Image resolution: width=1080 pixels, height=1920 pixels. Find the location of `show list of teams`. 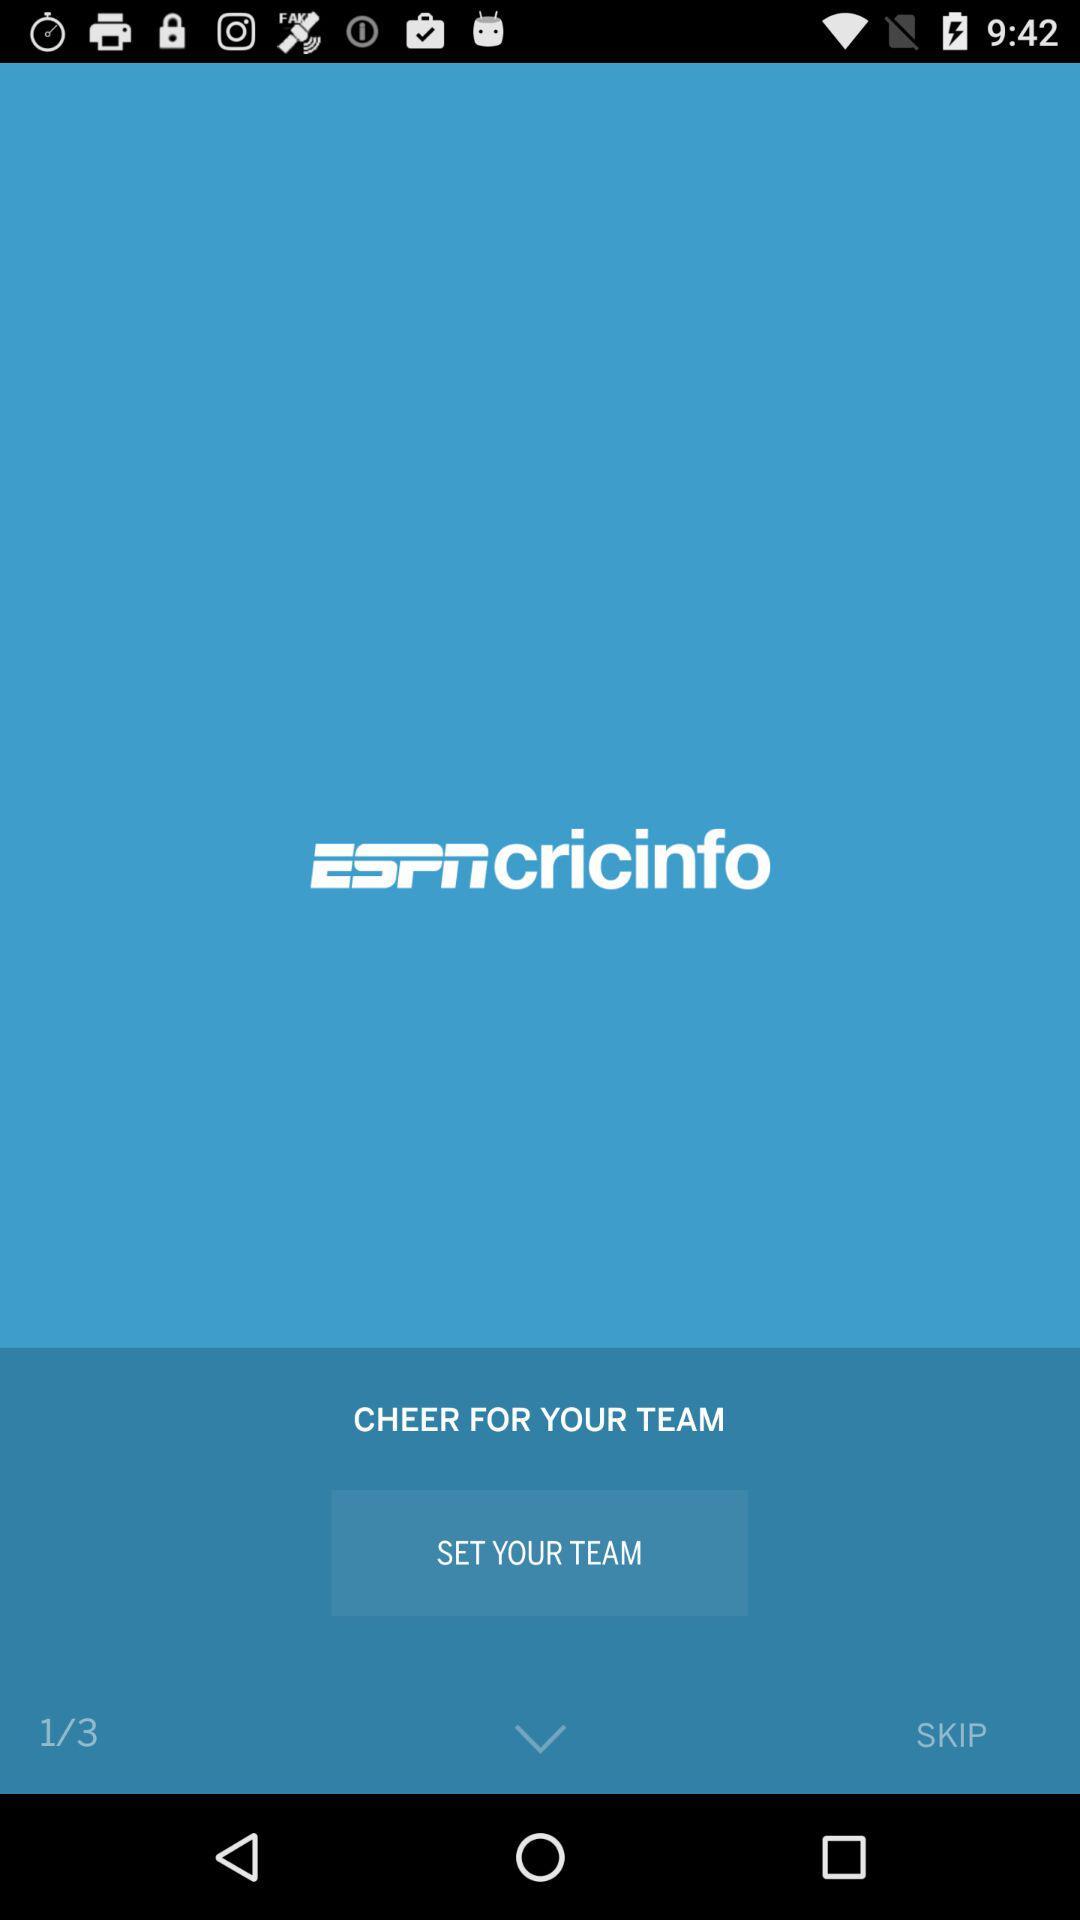

show list of teams is located at coordinates (540, 1738).